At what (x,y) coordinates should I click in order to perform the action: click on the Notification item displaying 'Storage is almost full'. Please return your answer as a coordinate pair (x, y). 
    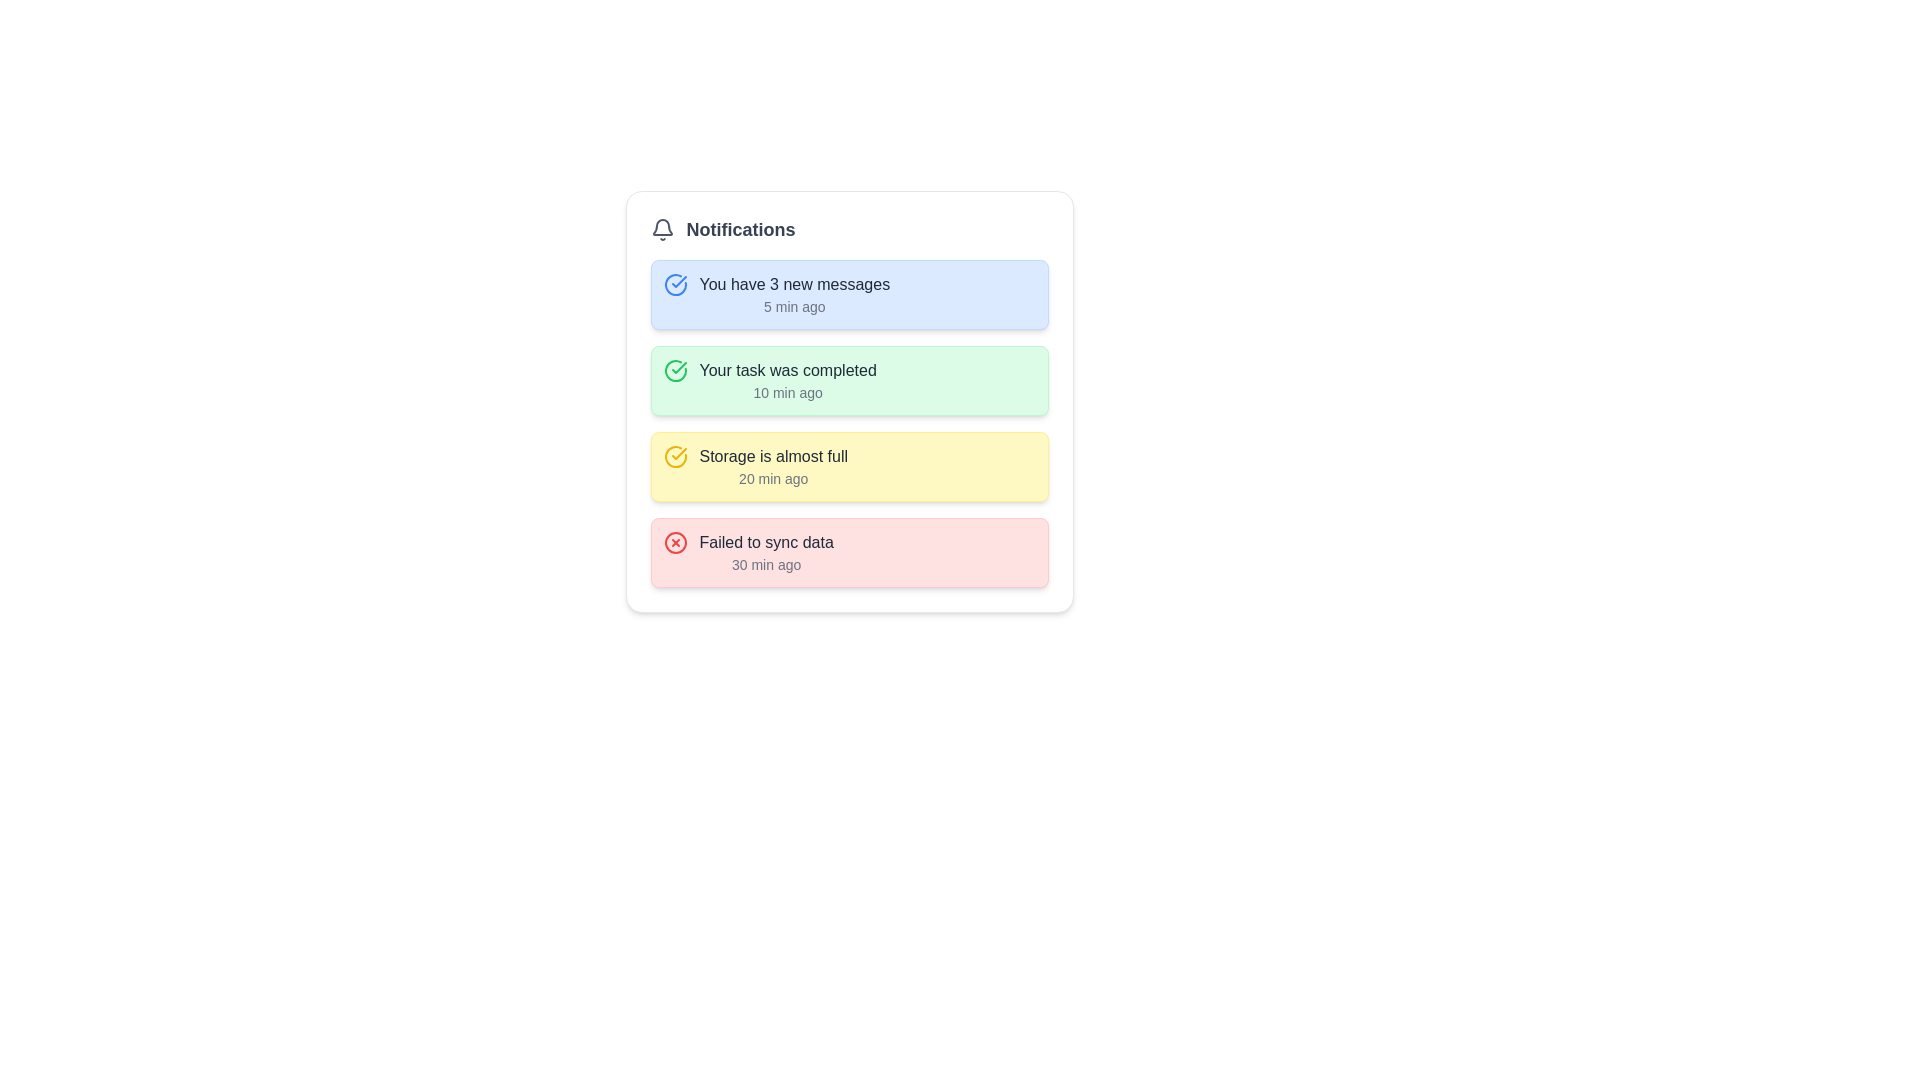
    Looking at the image, I should click on (772, 466).